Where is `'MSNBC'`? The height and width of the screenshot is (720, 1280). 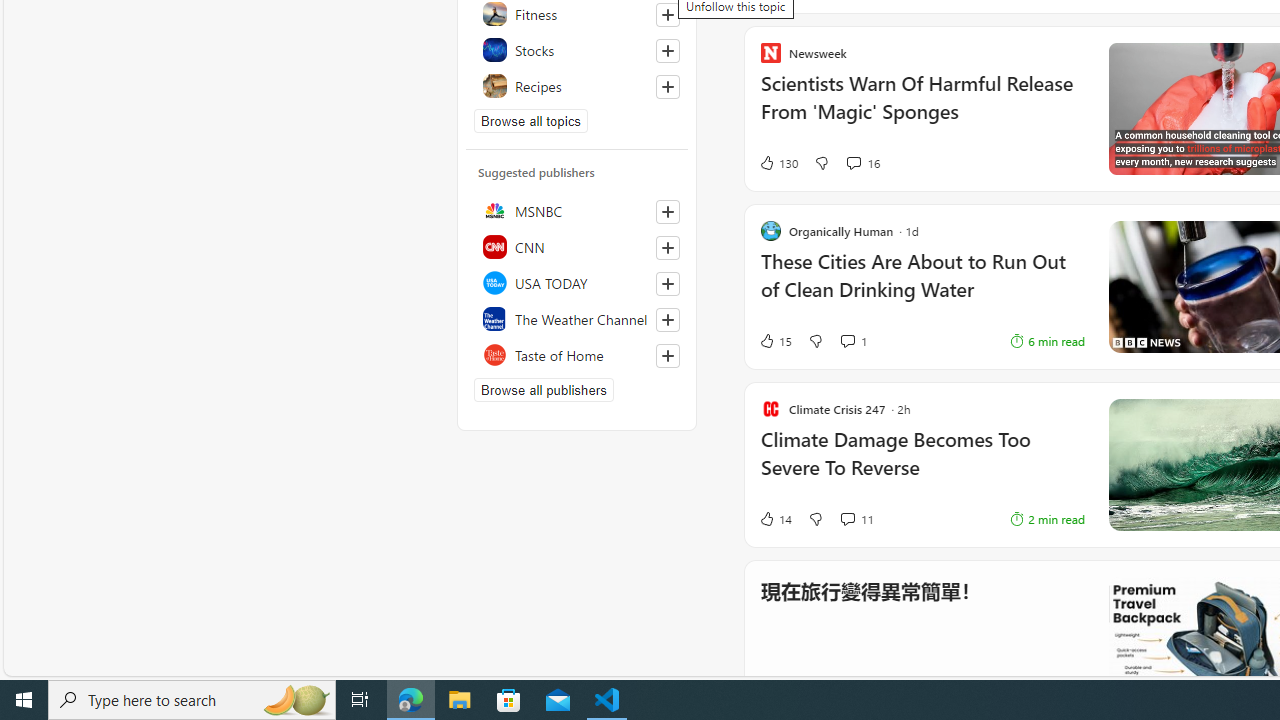 'MSNBC' is located at coordinates (576, 210).